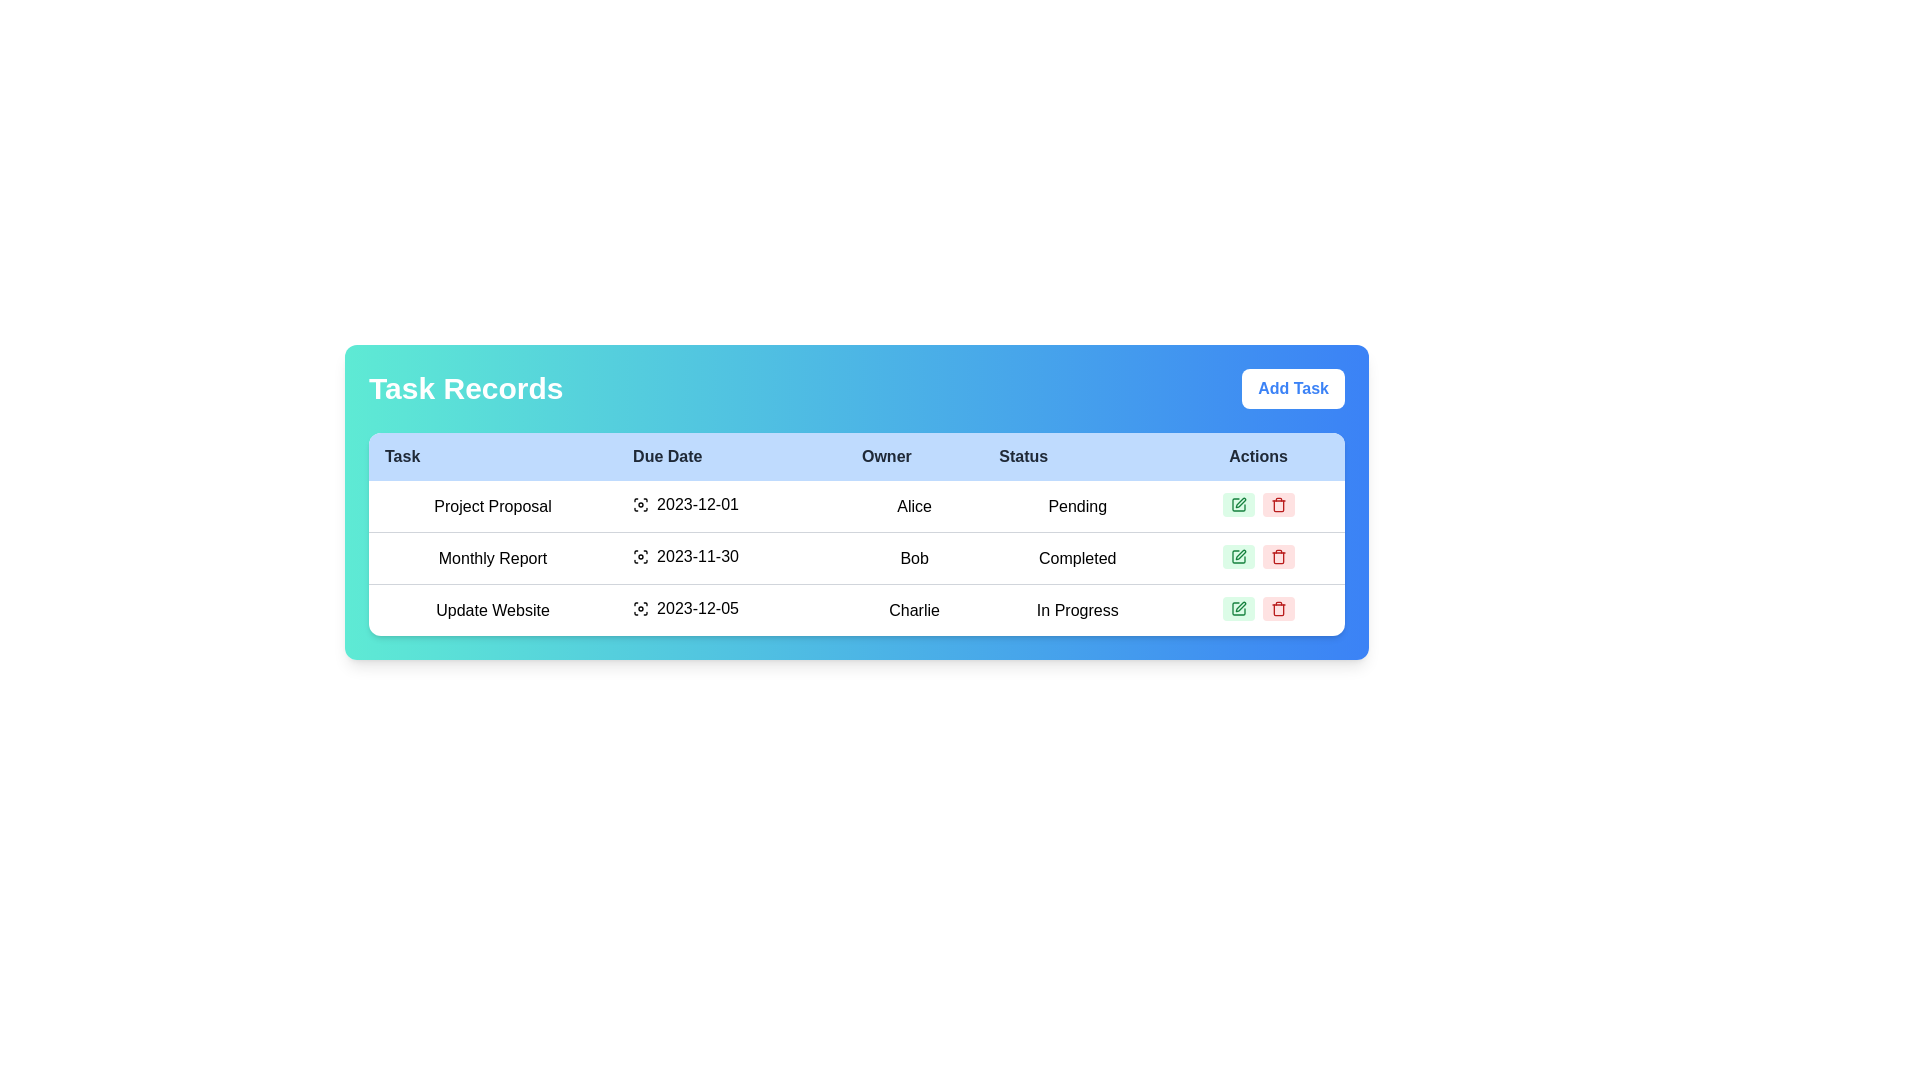  What do you see at coordinates (641, 504) in the screenshot?
I see `the small icon resembling a visual focus or target symbol located in the 'Due Date' column of the first row in the table to initiate an interactive action` at bounding box center [641, 504].